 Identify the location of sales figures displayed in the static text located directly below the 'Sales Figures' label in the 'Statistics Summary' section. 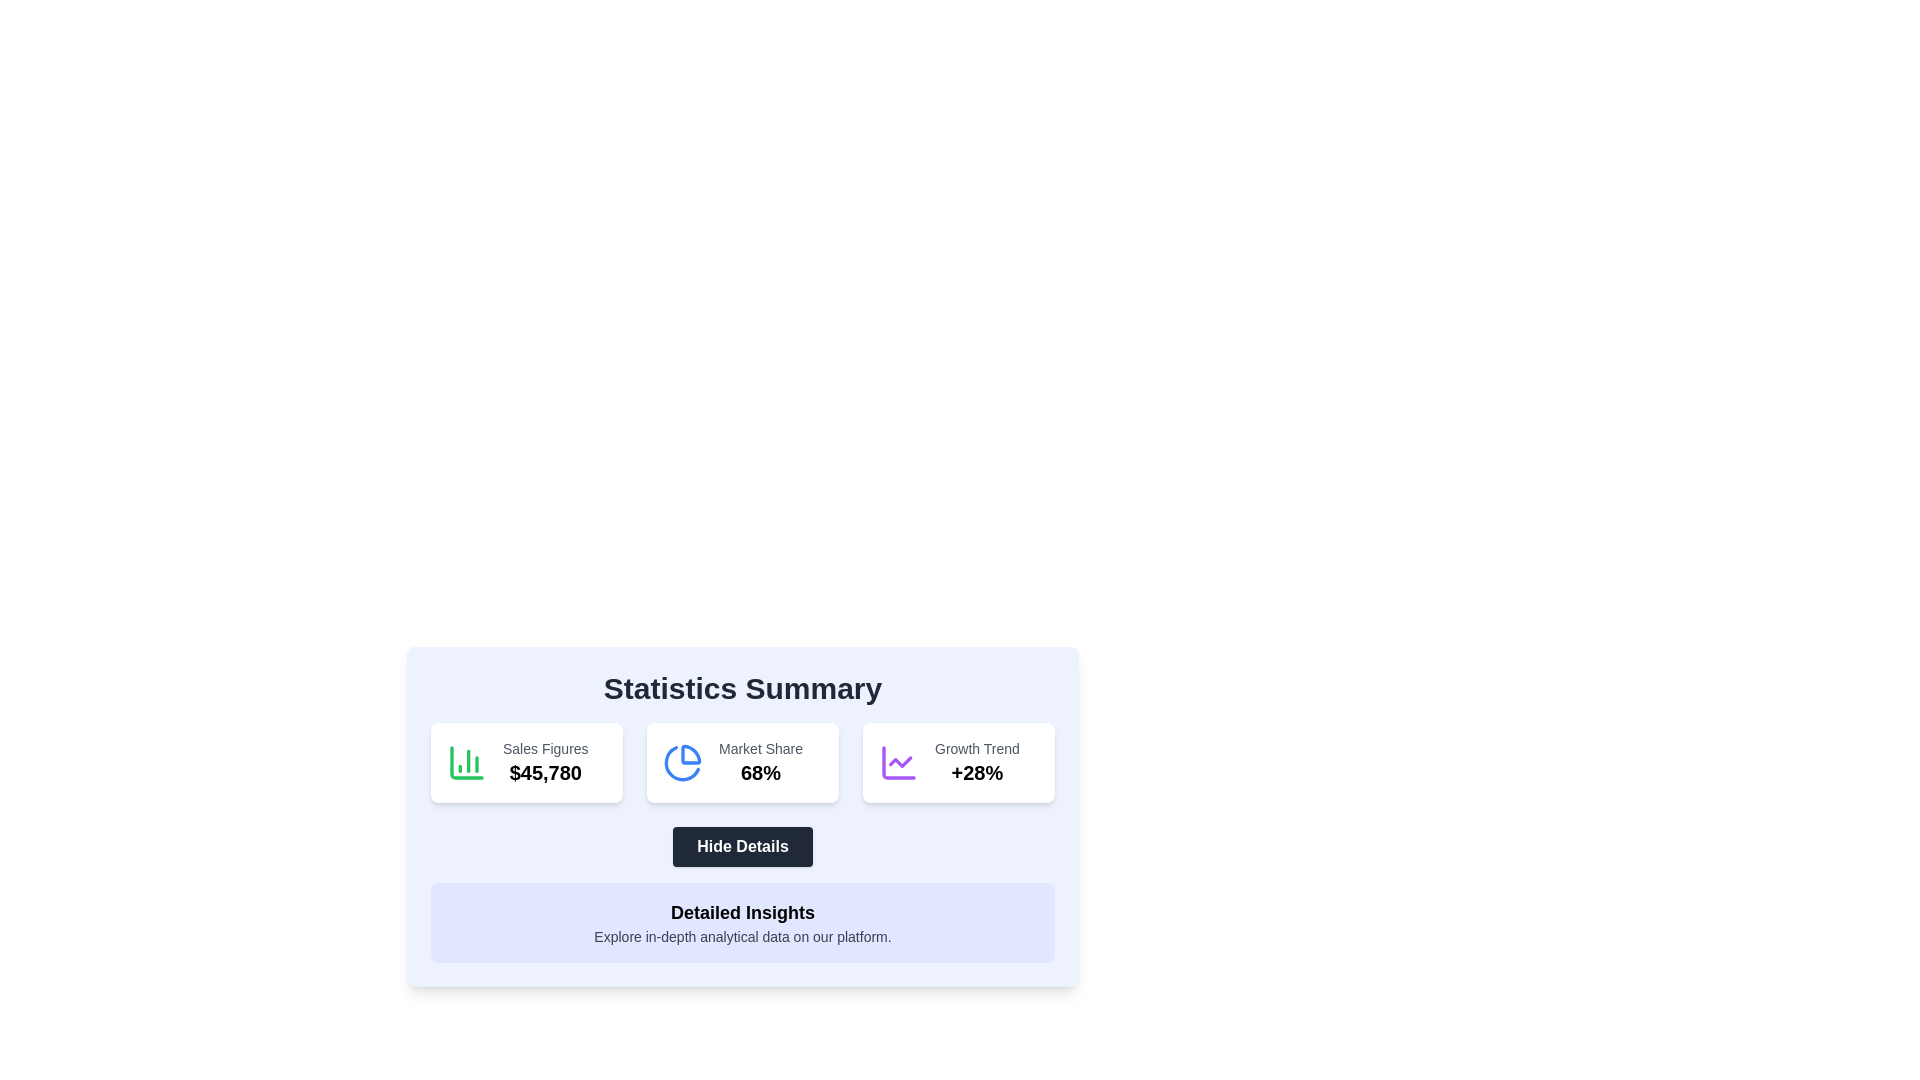
(545, 771).